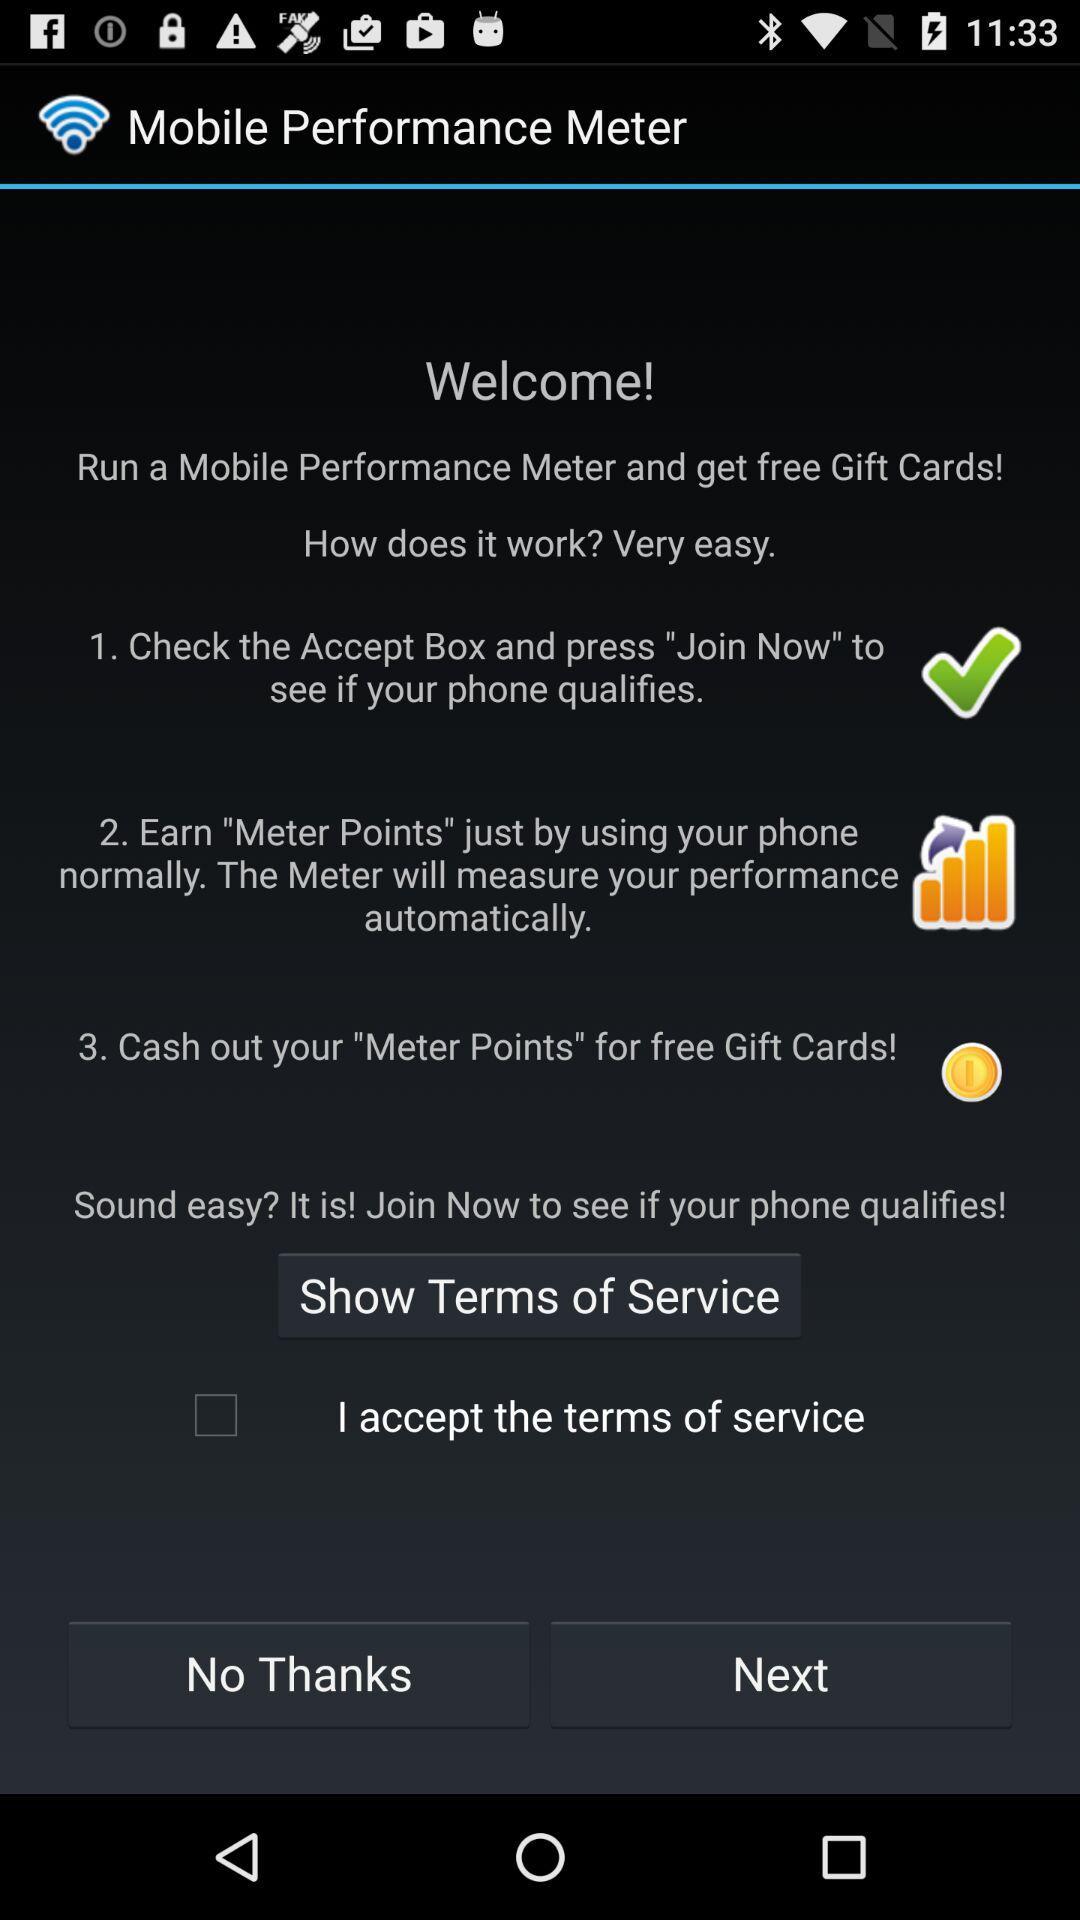 The height and width of the screenshot is (1920, 1080). I want to click on icon at the bottom left corner, so click(298, 1673).